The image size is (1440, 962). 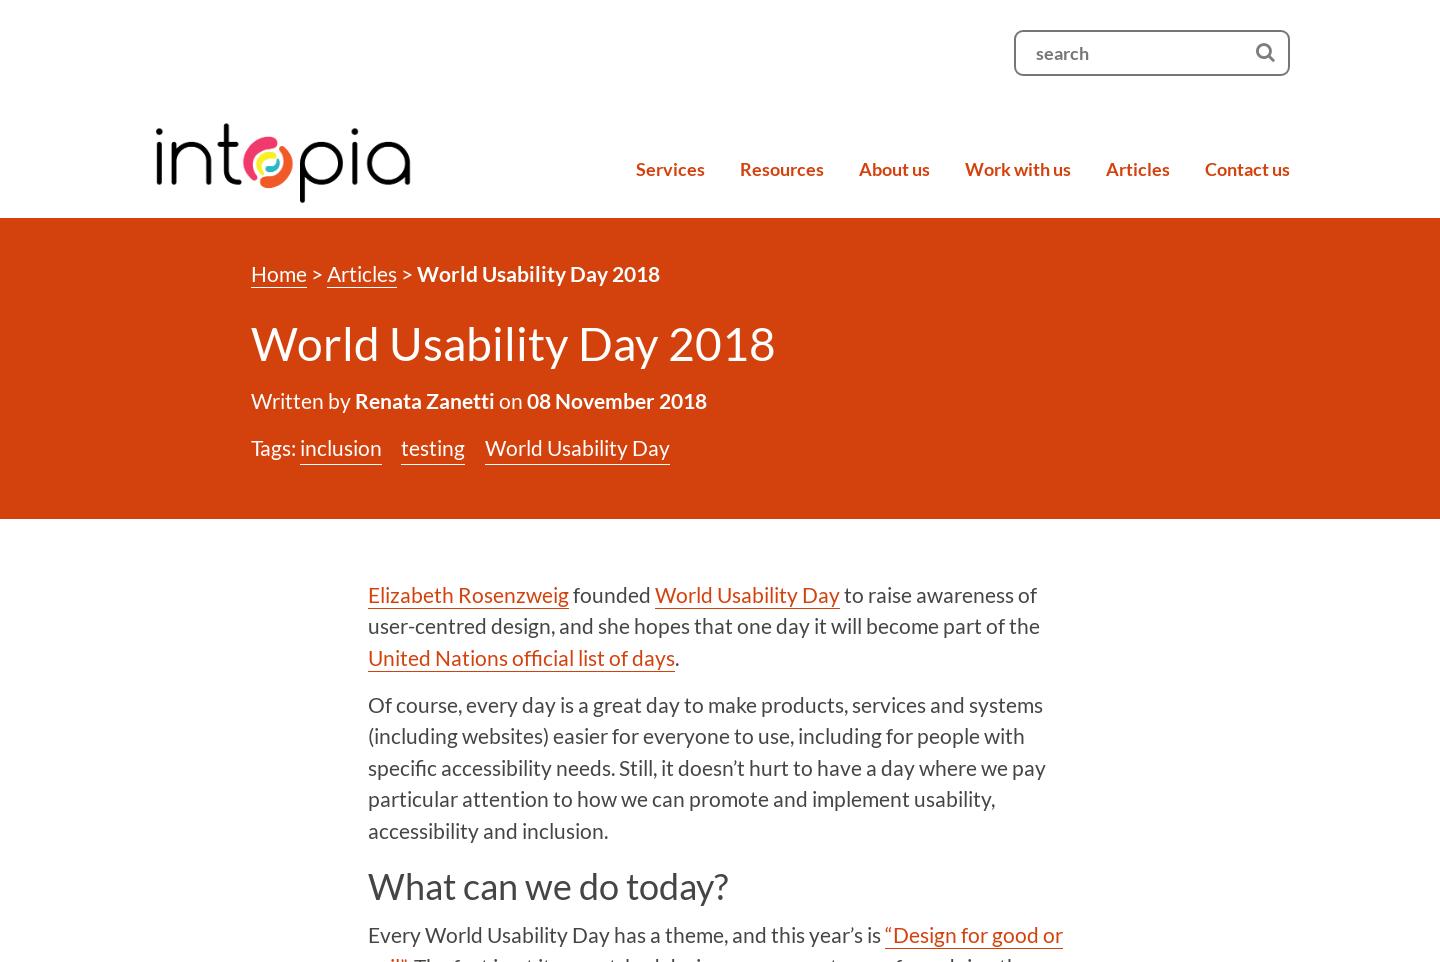 What do you see at coordinates (963, 167) in the screenshot?
I see `'Work with us'` at bounding box center [963, 167].